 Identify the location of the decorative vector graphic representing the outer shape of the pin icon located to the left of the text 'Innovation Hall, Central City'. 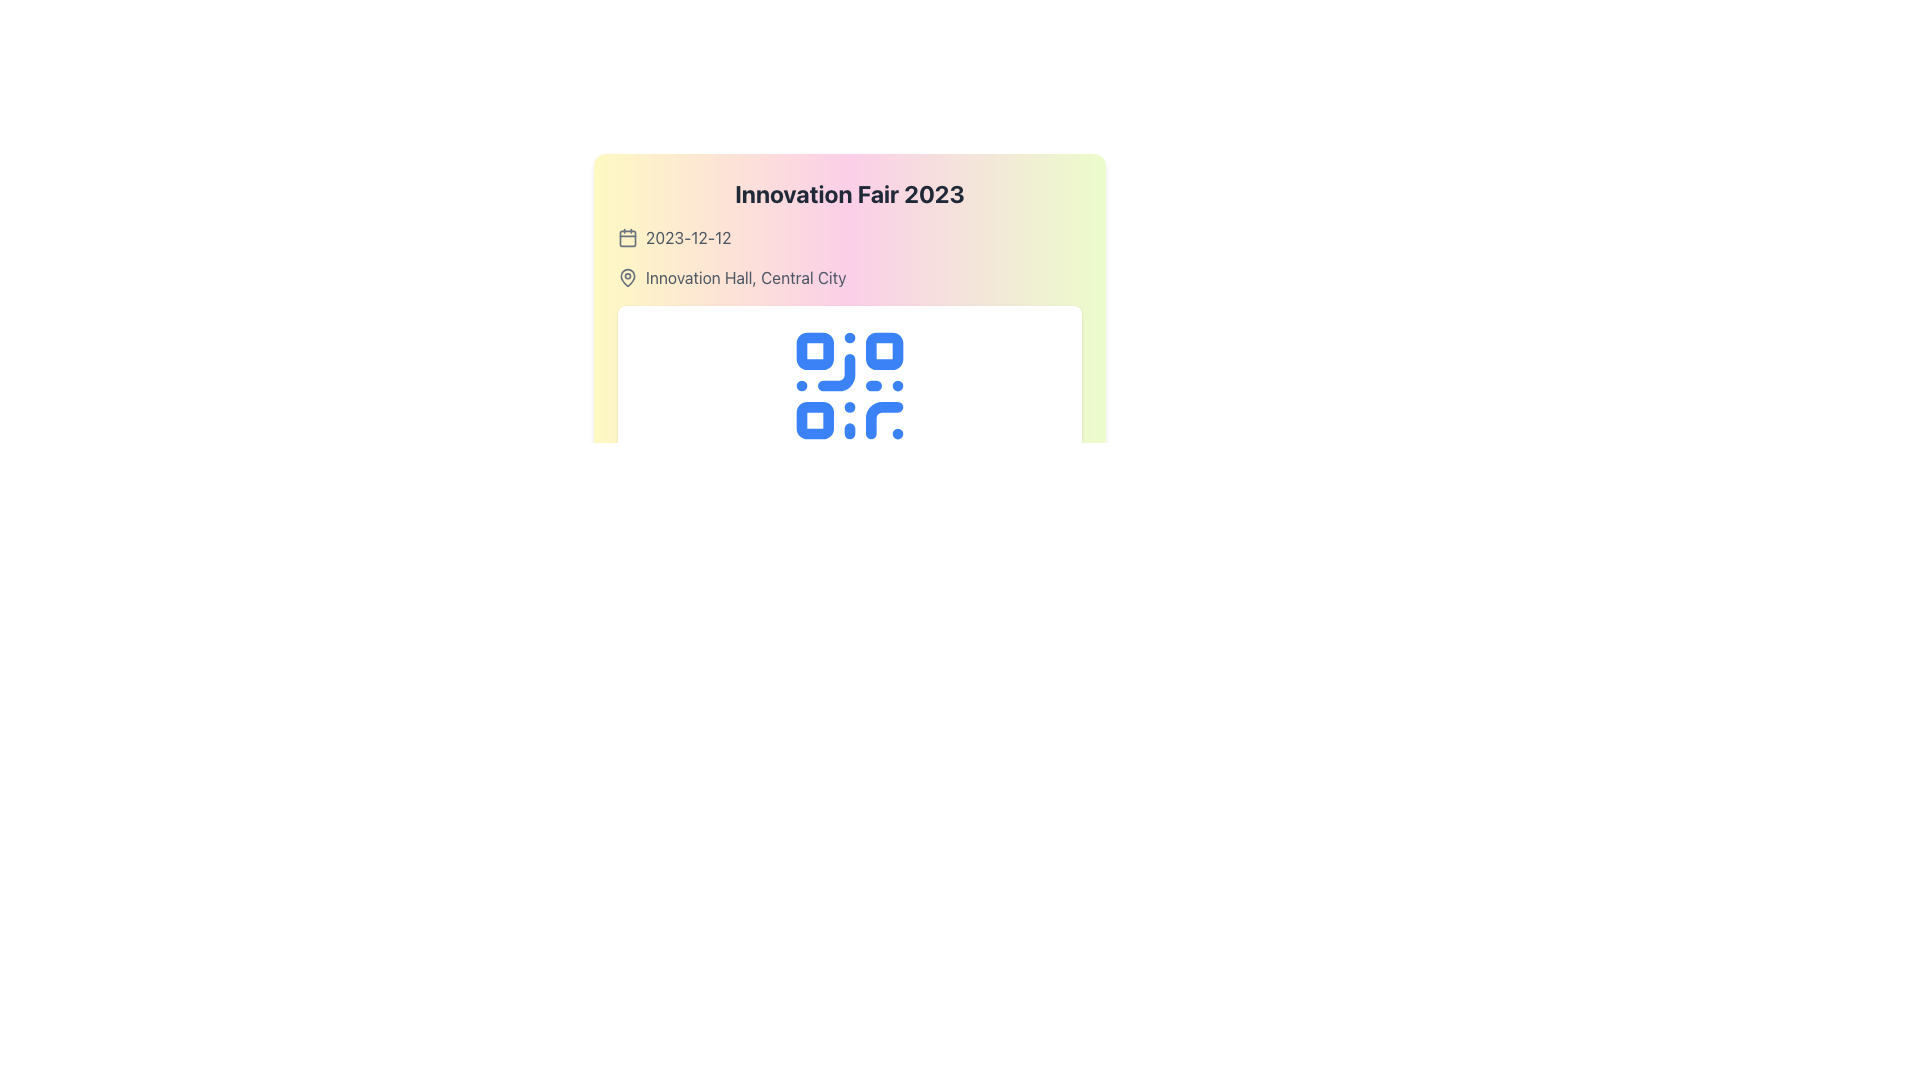
(627, 277).